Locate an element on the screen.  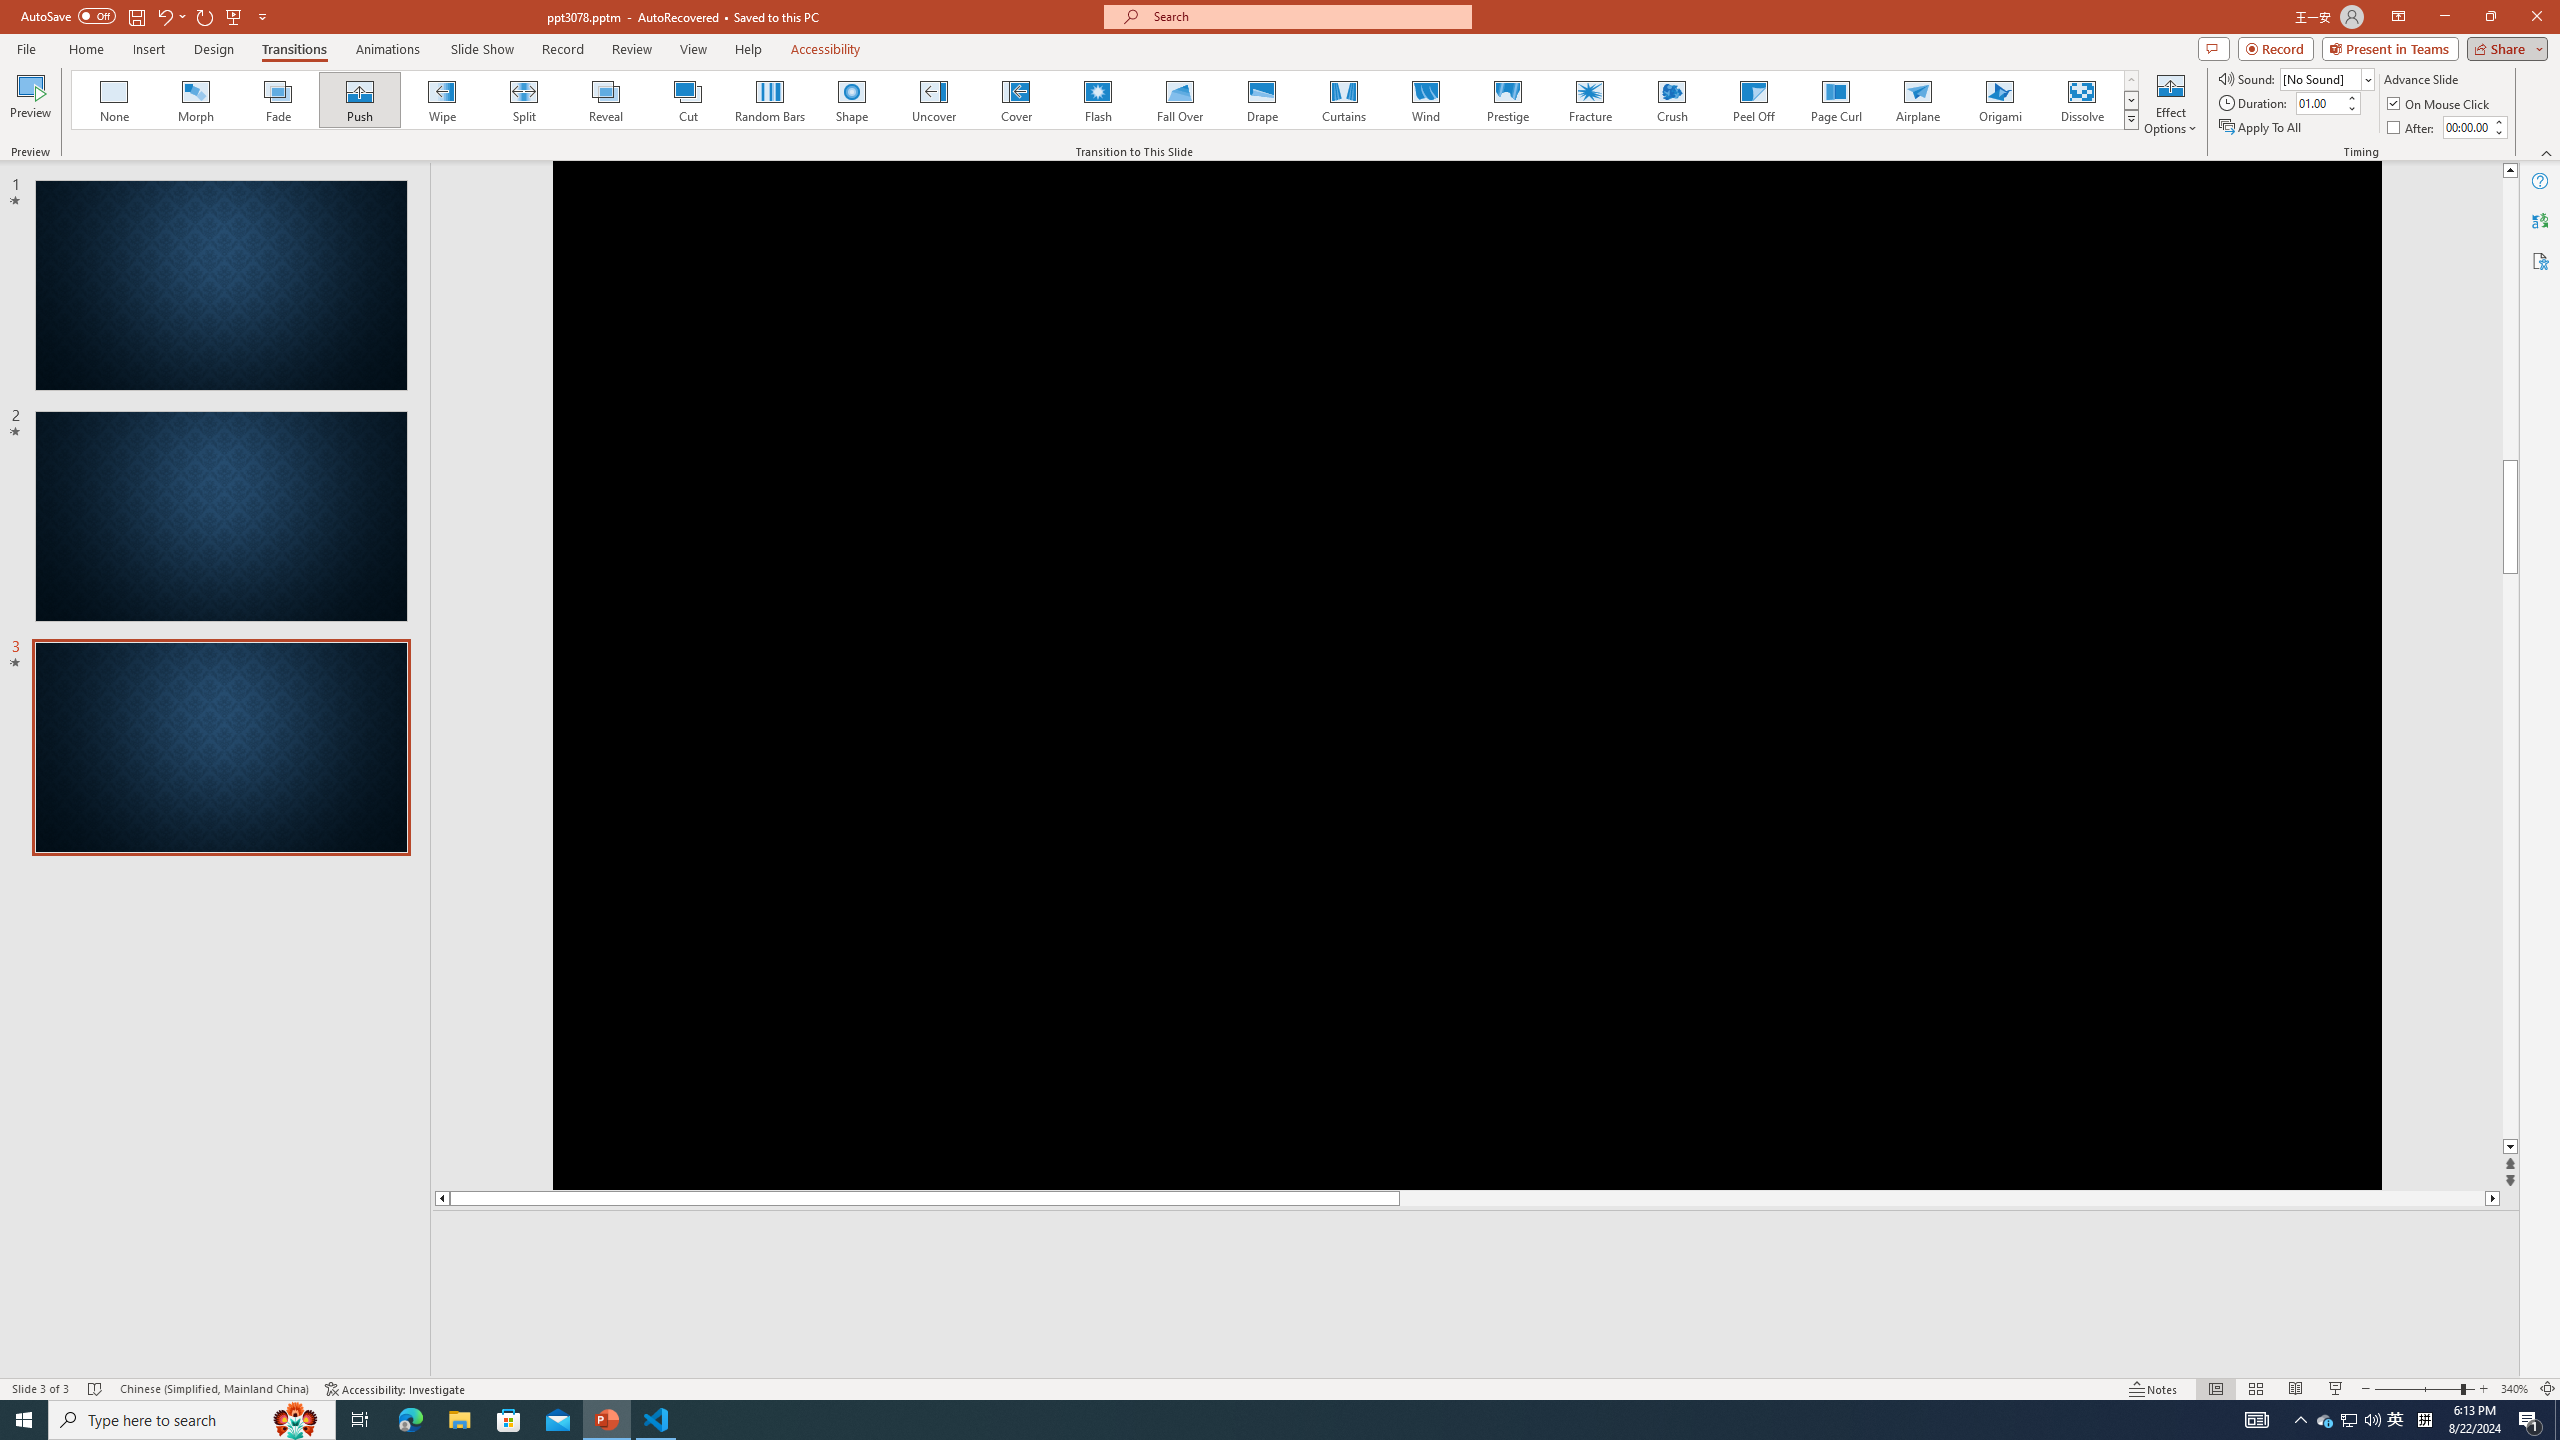
'Reveal' is located at coordinates (606, 99).